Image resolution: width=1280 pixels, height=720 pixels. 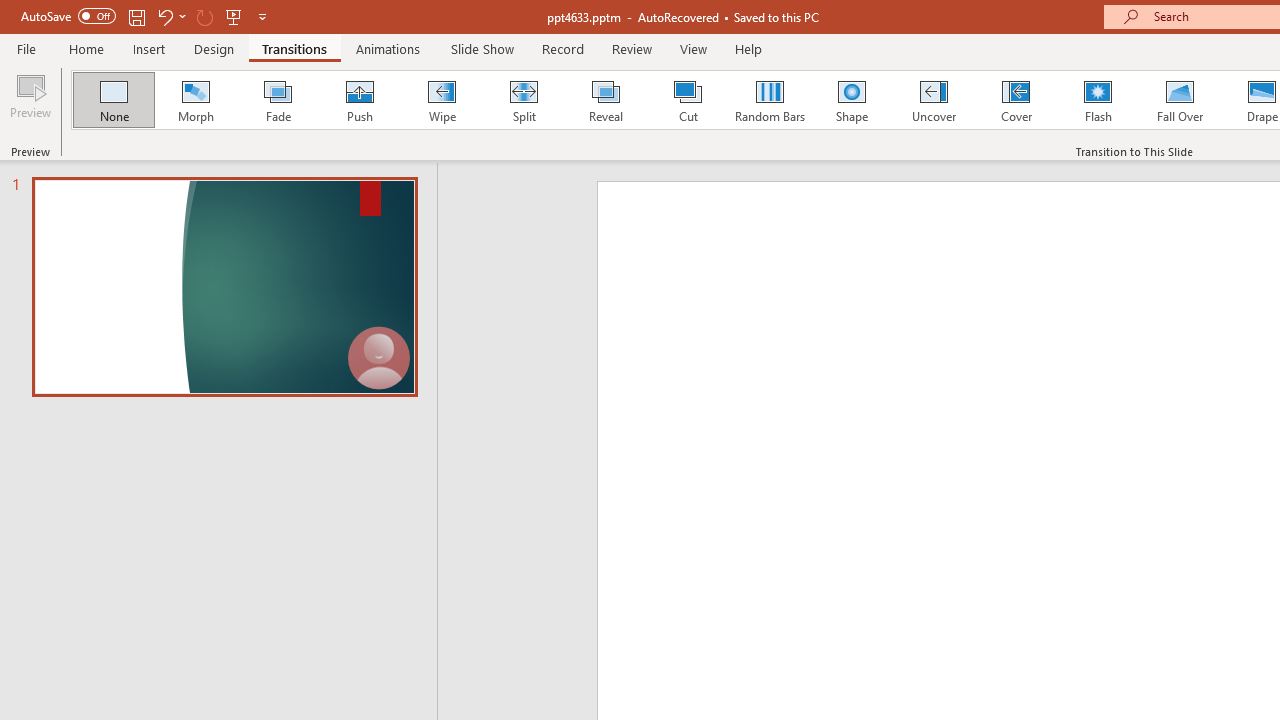 I want to click on 'Fall Over', so click(x=1180, y=100).